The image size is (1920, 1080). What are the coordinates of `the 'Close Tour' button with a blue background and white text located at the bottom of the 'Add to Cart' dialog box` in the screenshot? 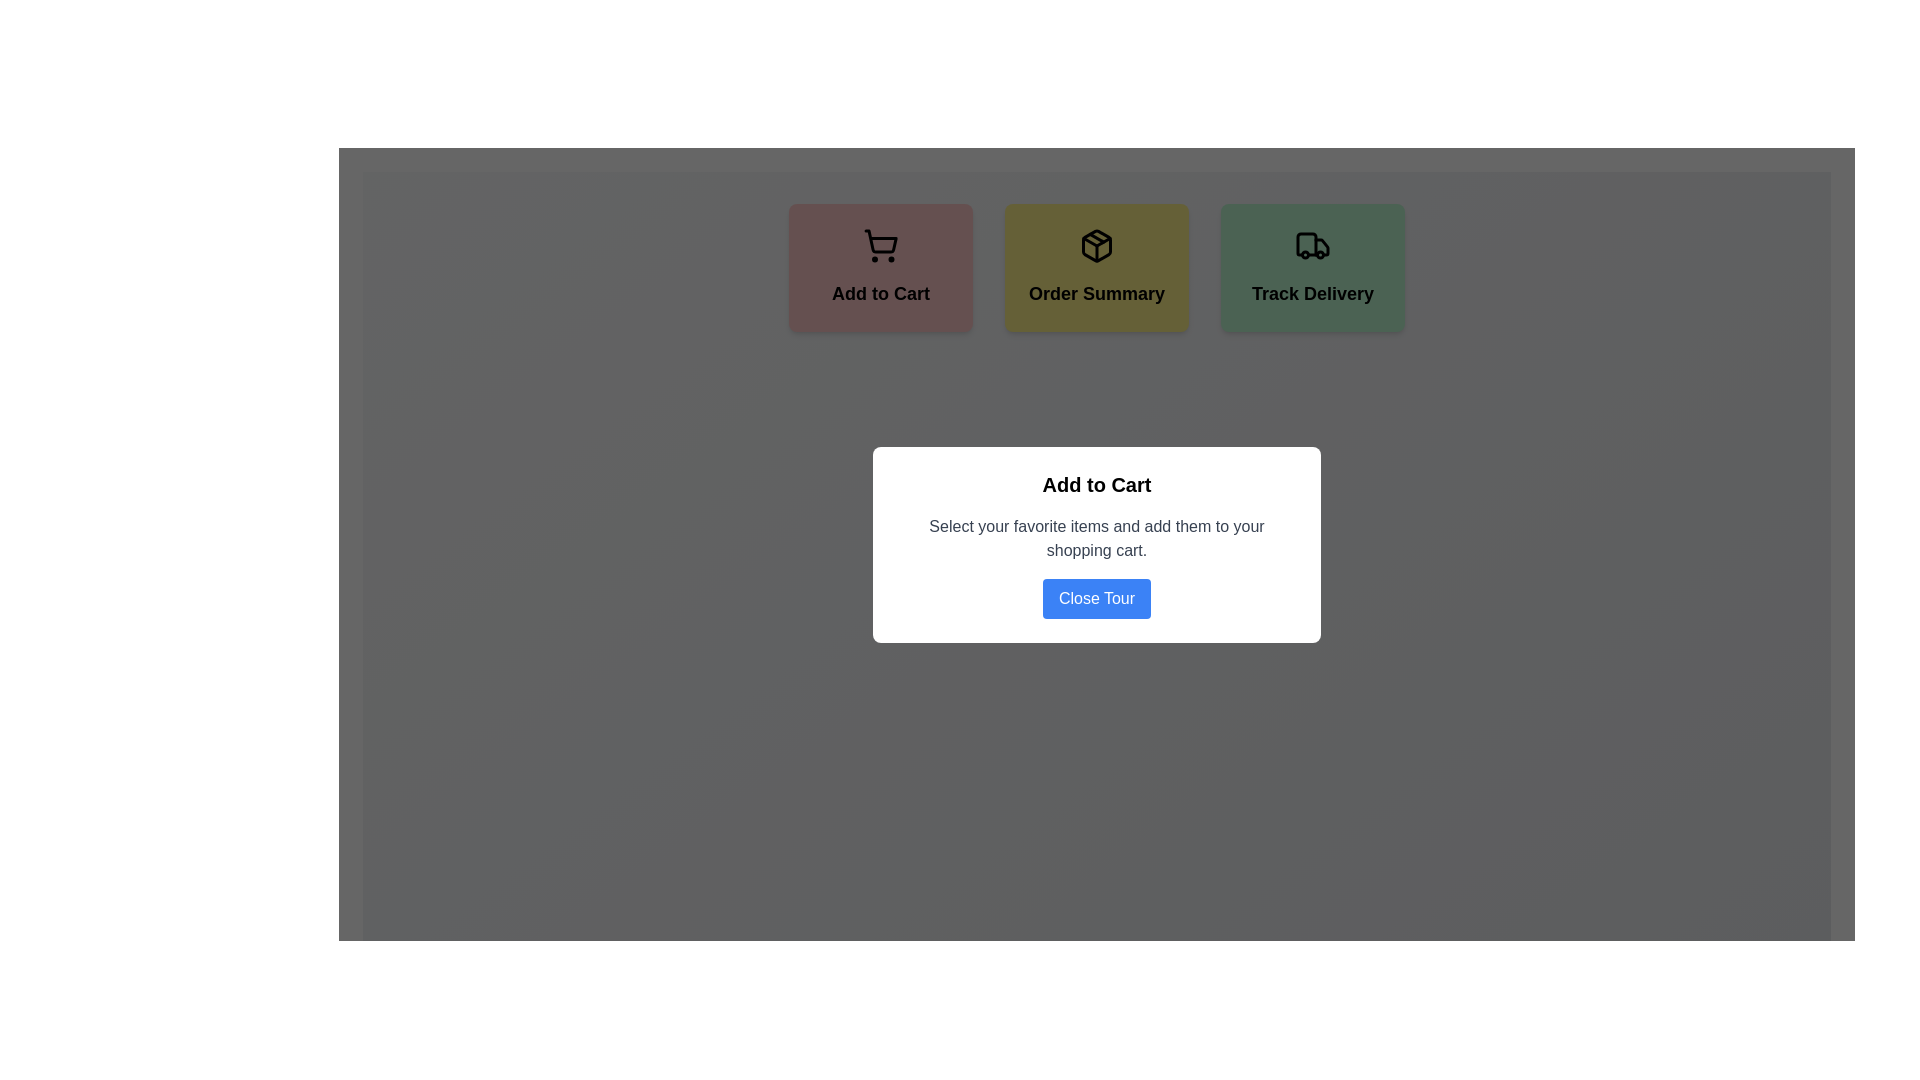 It's located at (1096, 596).